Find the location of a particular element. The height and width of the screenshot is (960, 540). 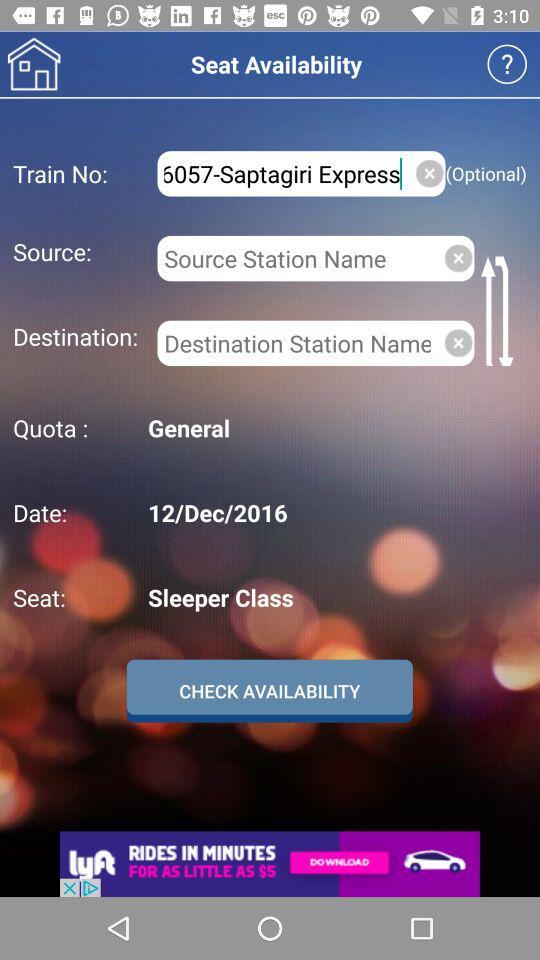

icon below the (optional) icon is located at coordinates (499, 310).